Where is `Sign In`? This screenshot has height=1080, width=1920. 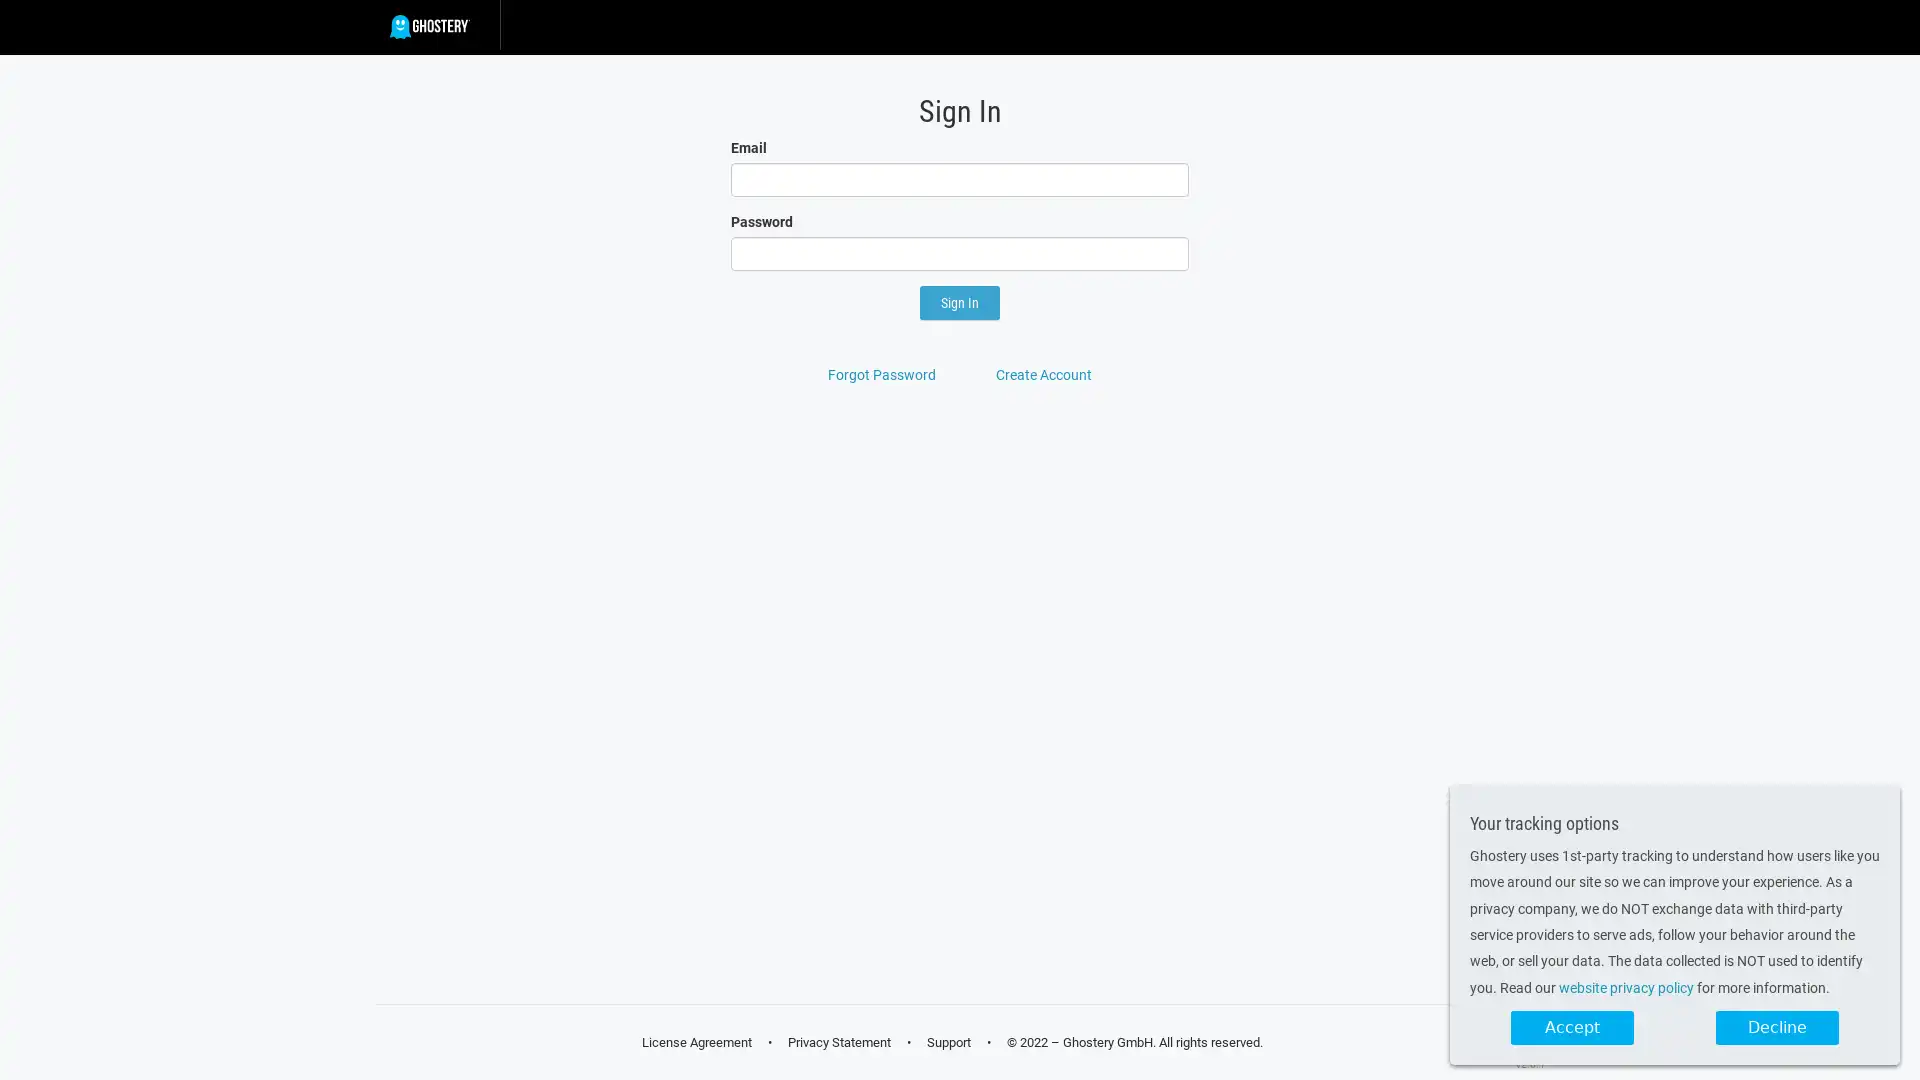 Sign In is located at coordinates (960, 303).